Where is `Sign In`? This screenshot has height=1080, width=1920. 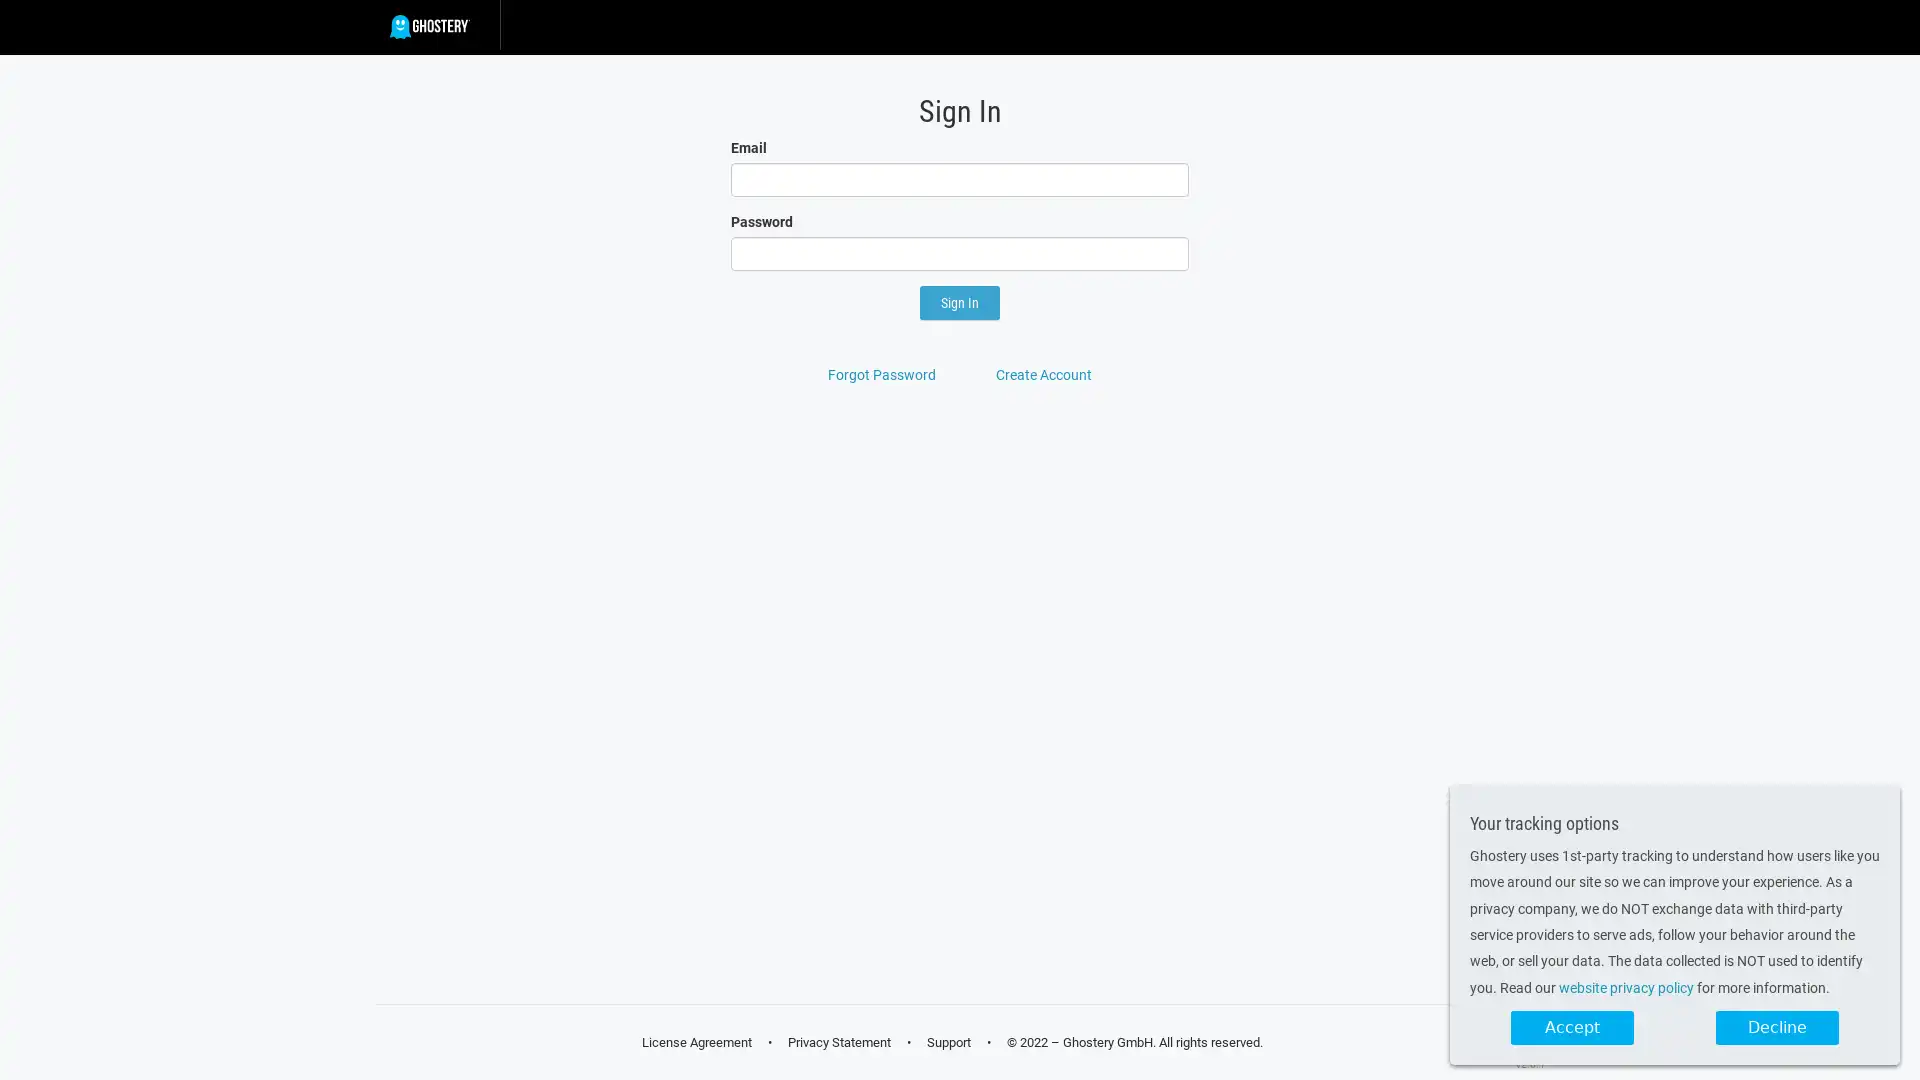 Sign In is located at coordinates (960, 303).